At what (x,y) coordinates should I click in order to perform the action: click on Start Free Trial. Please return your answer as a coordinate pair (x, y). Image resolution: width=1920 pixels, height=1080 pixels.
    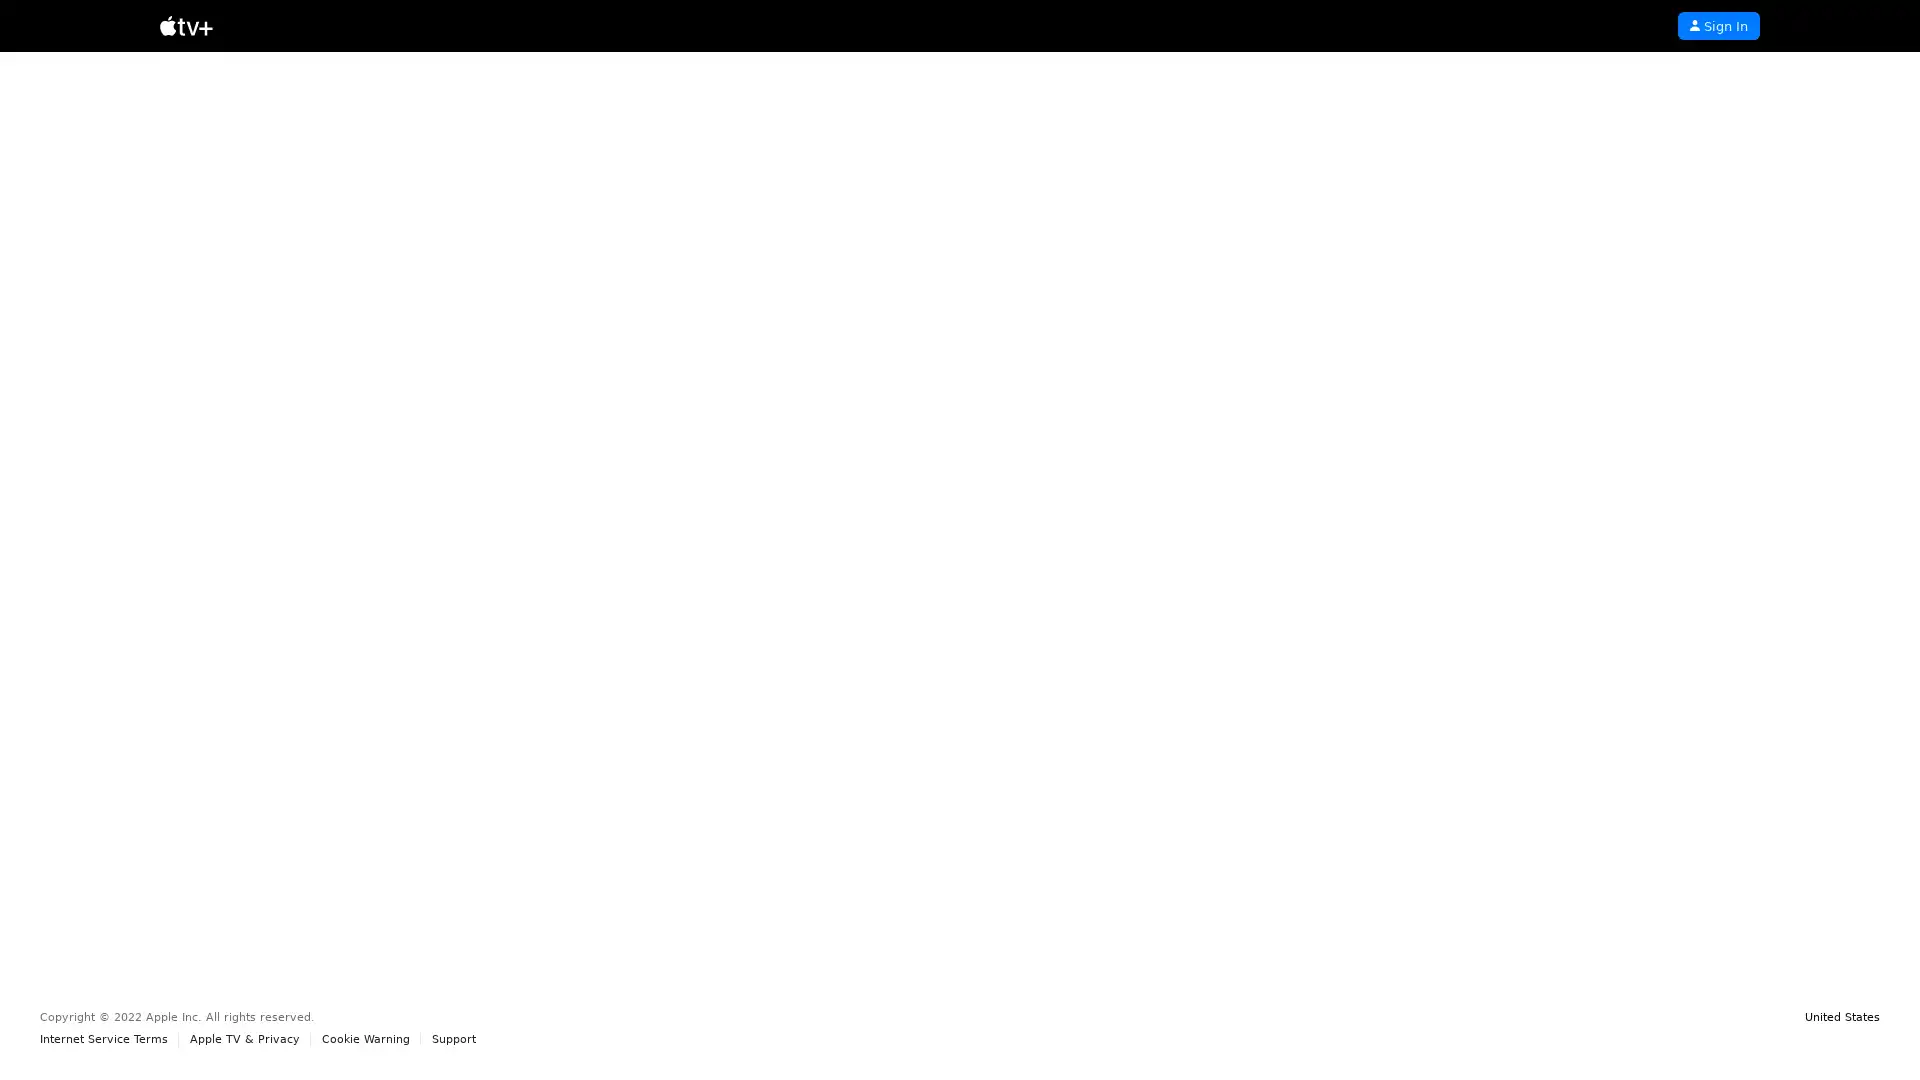
    Looking at the image, I should click on (960, 853).